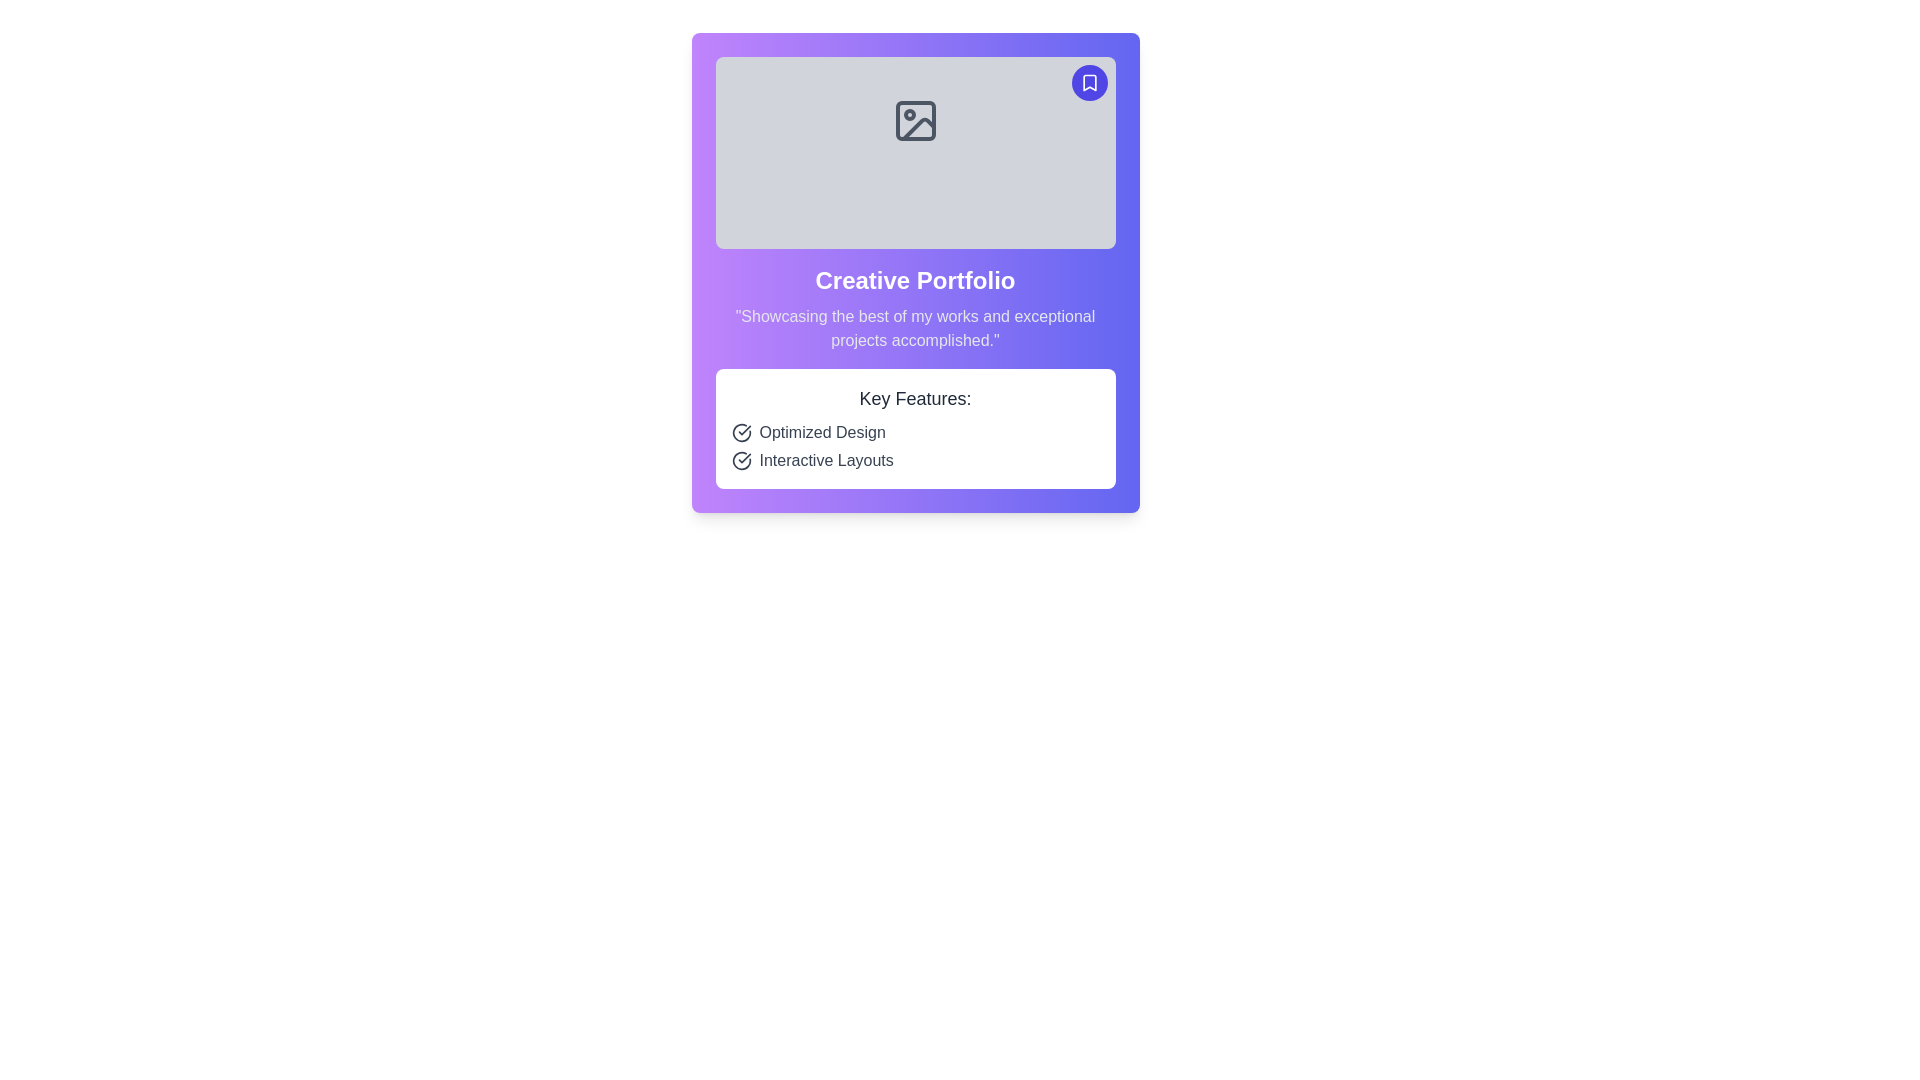 This screenshot has height=1080, width=1920. I want to click on prominently styled text 'Creative Portfolio' which is a bold heading centered at the top section of the card layout, above a subtitle and below an image placeholder, so click(914, 281).